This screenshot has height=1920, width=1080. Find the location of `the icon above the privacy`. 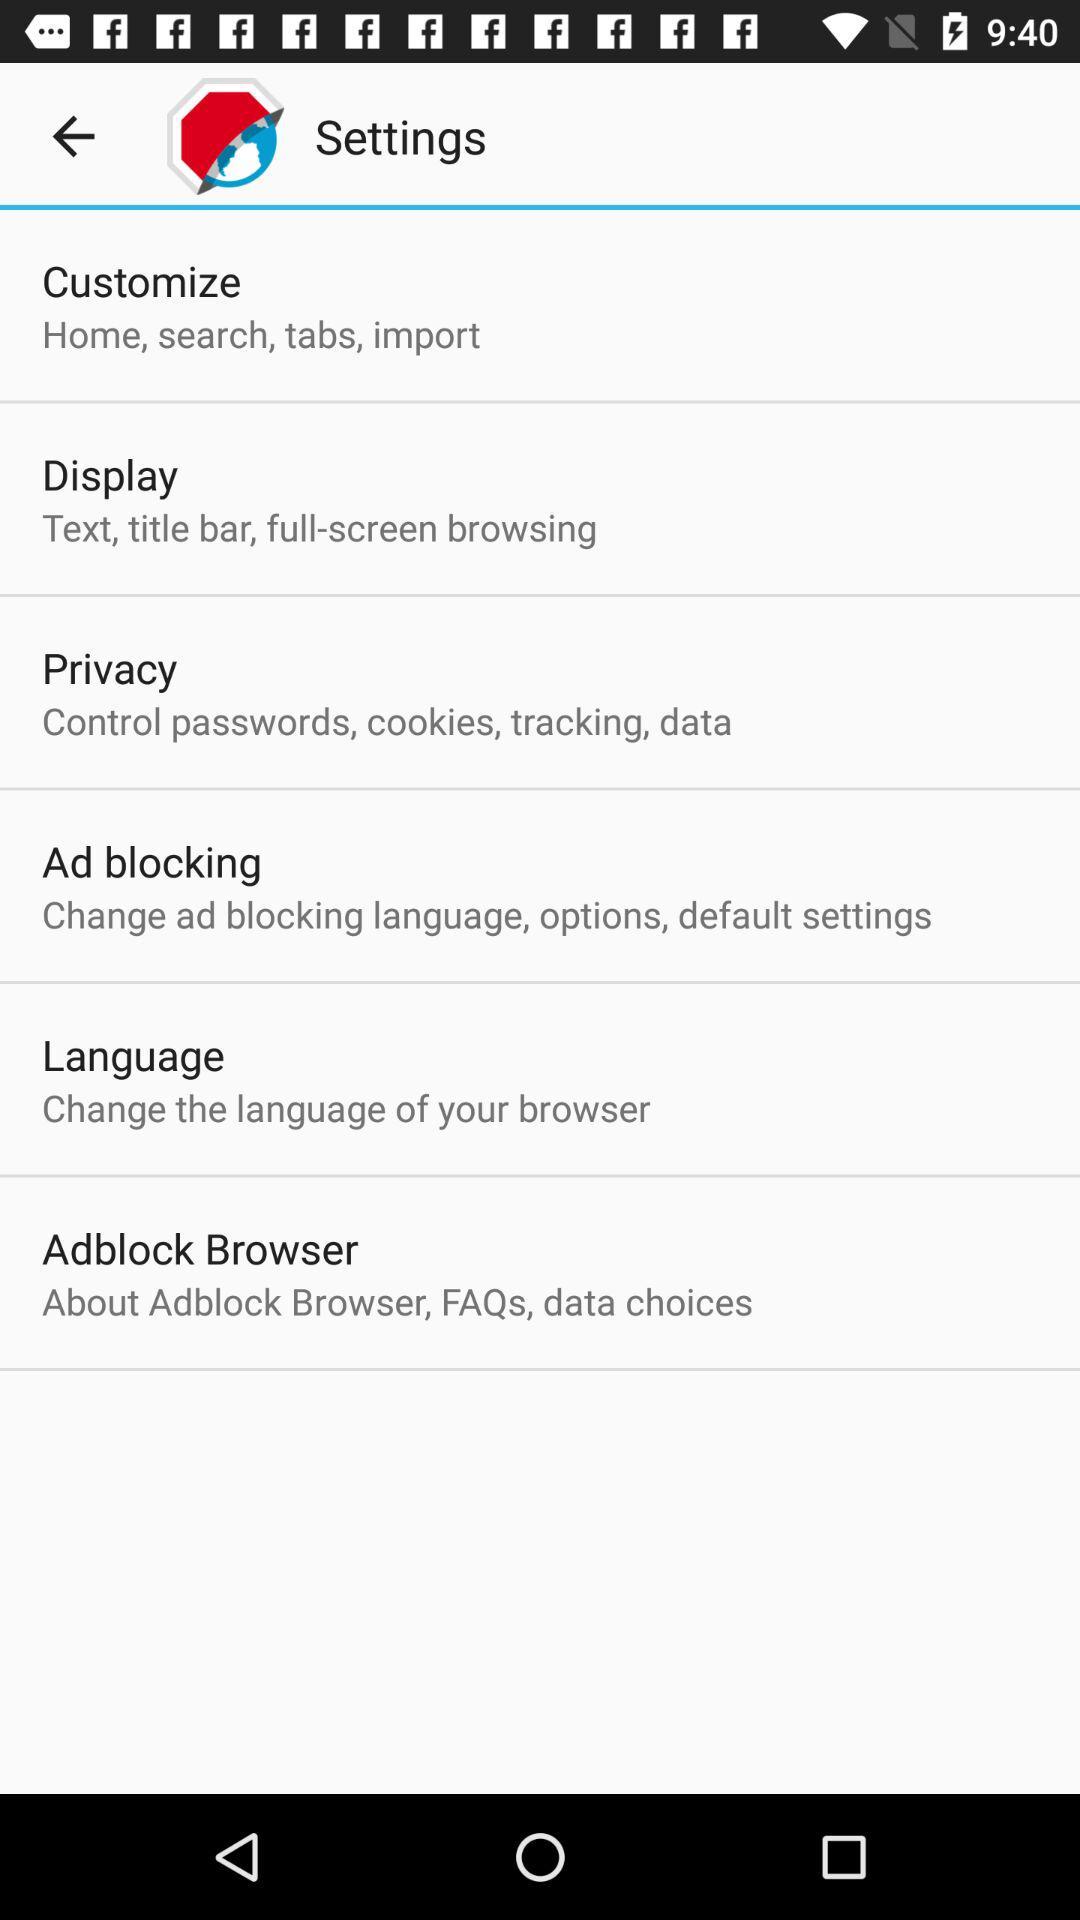

the icon above the privacy is located at coordinates (318, 527).